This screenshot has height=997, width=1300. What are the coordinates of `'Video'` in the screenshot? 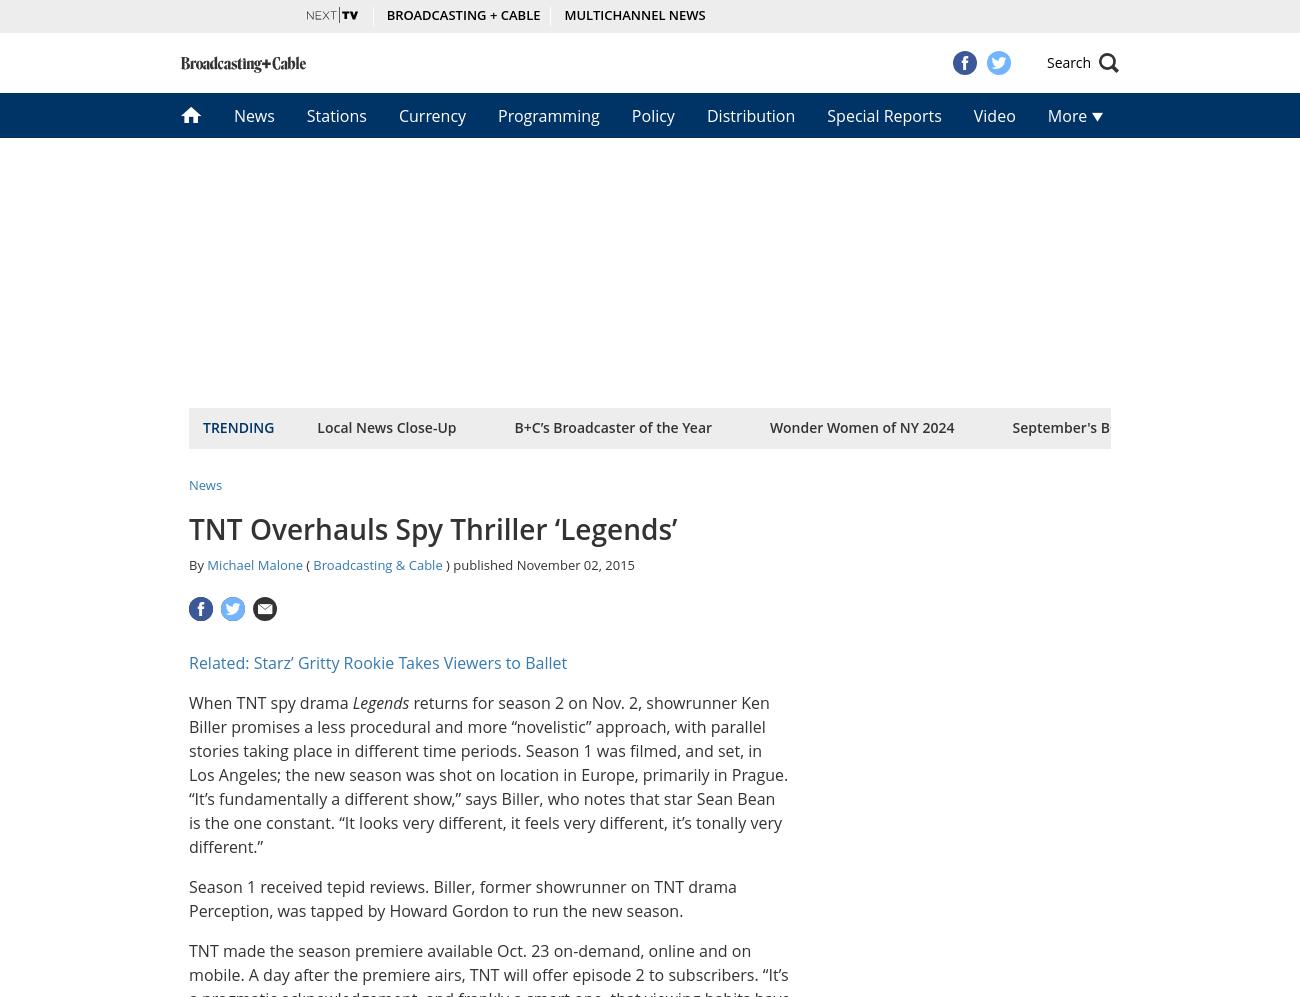 It's located at (992, 115).